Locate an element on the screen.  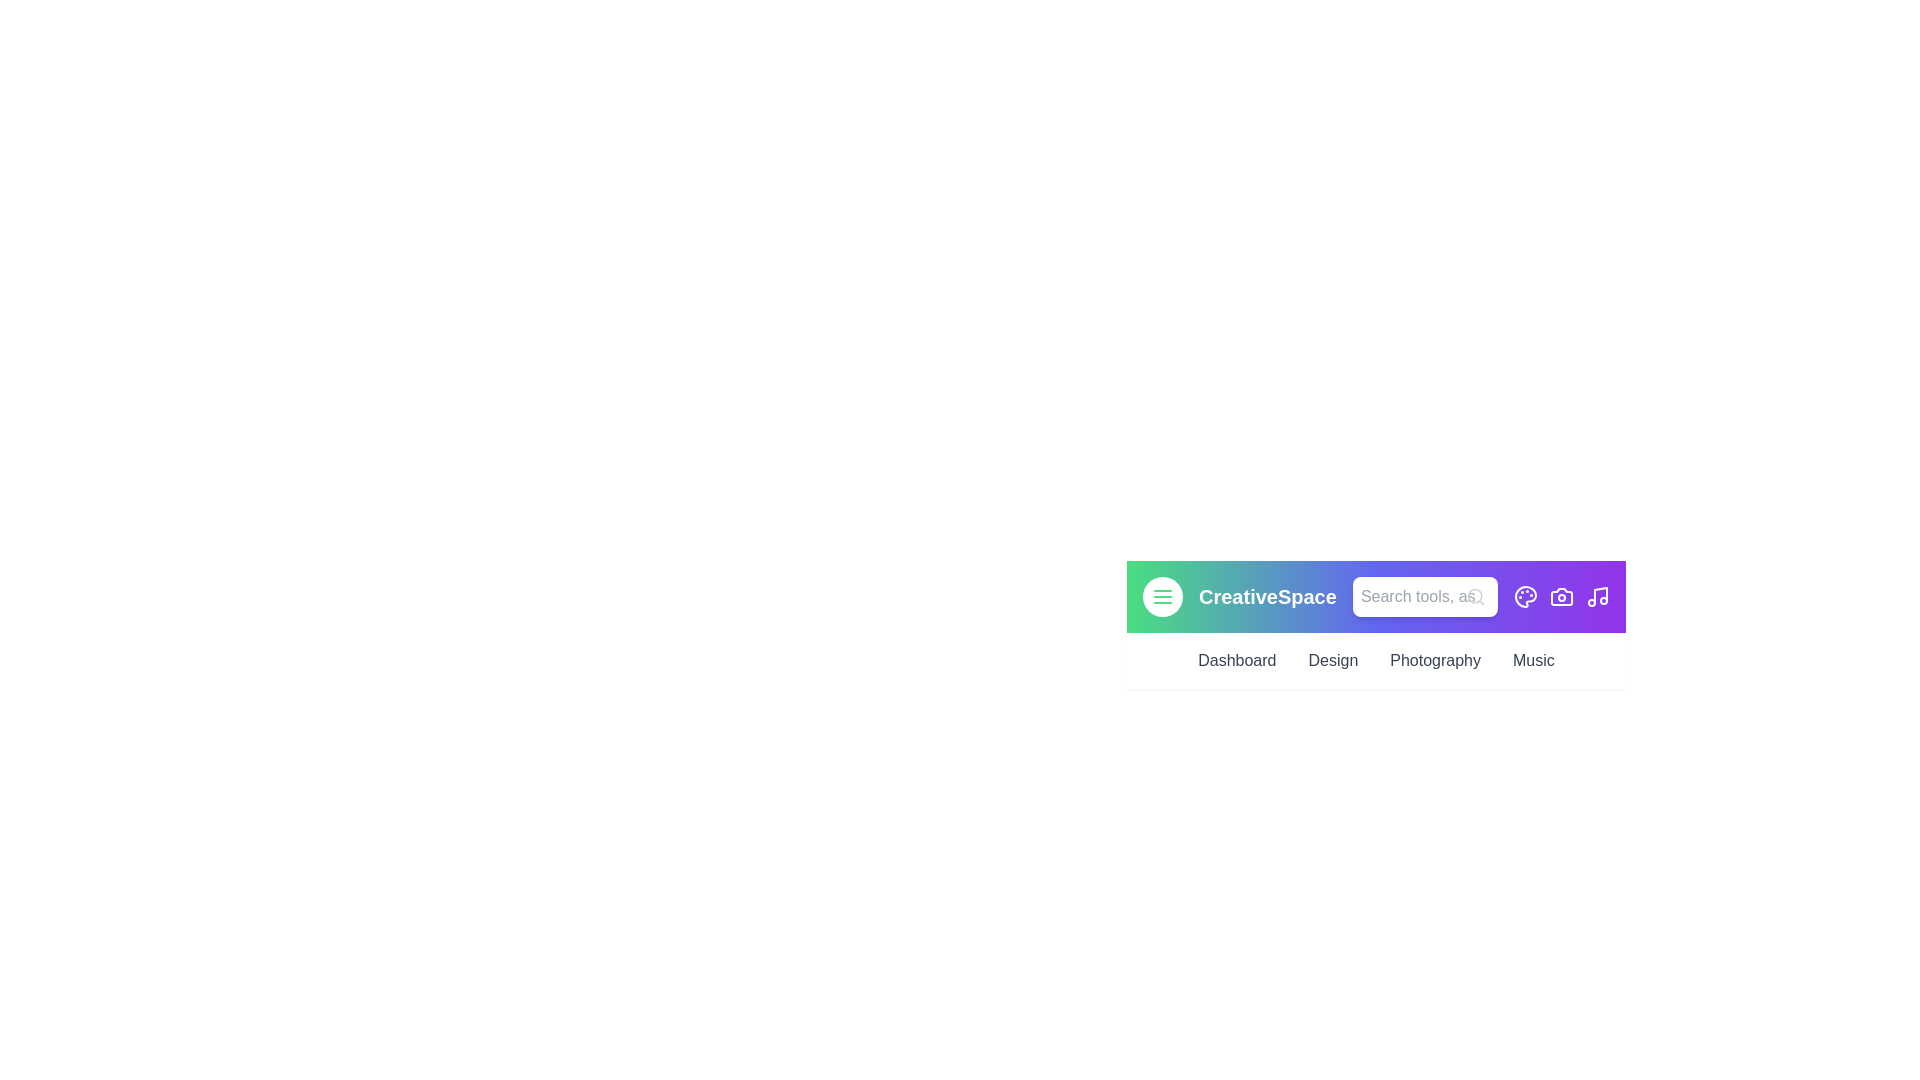
the menu toggle button to toggle the menu open/closed is located at coordinates (1162, 596).